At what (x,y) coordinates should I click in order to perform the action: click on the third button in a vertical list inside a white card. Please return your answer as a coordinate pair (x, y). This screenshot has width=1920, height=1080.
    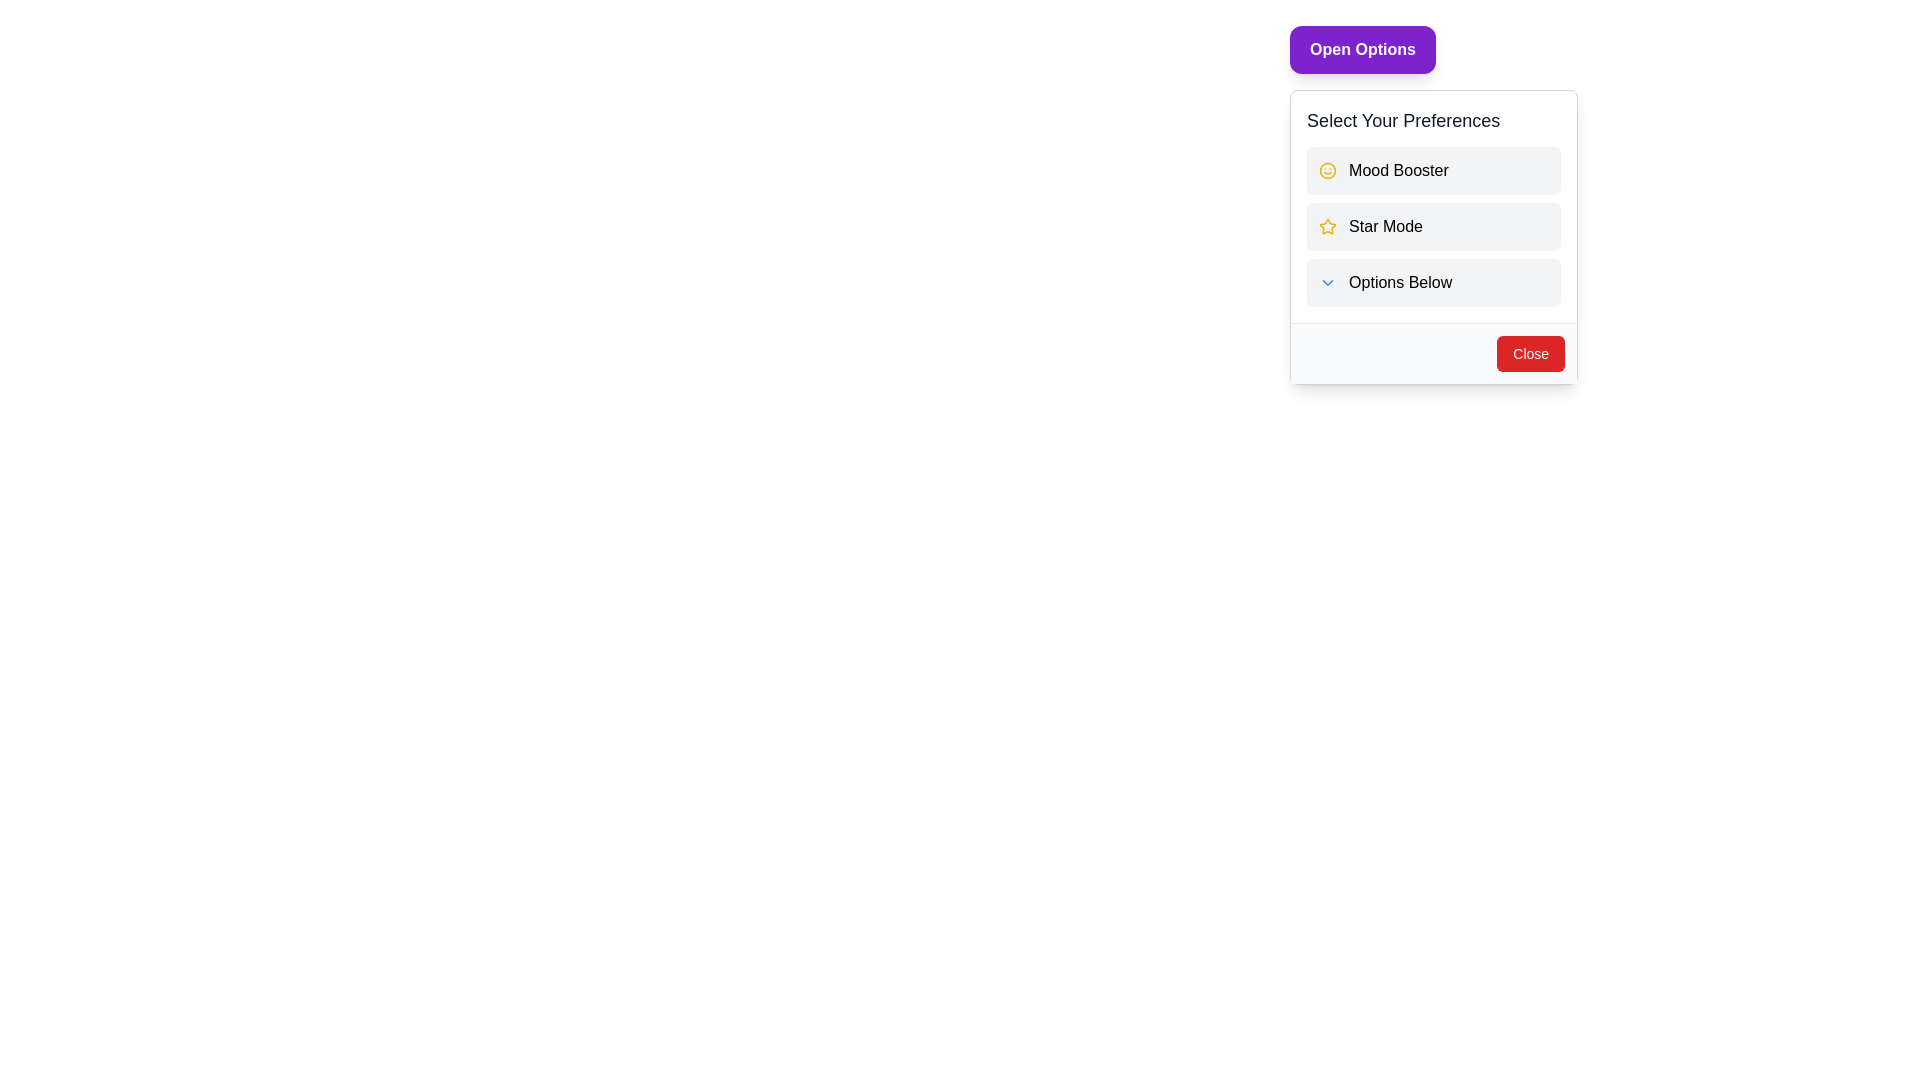
    Looking at the image, I should click on (1433, 282).